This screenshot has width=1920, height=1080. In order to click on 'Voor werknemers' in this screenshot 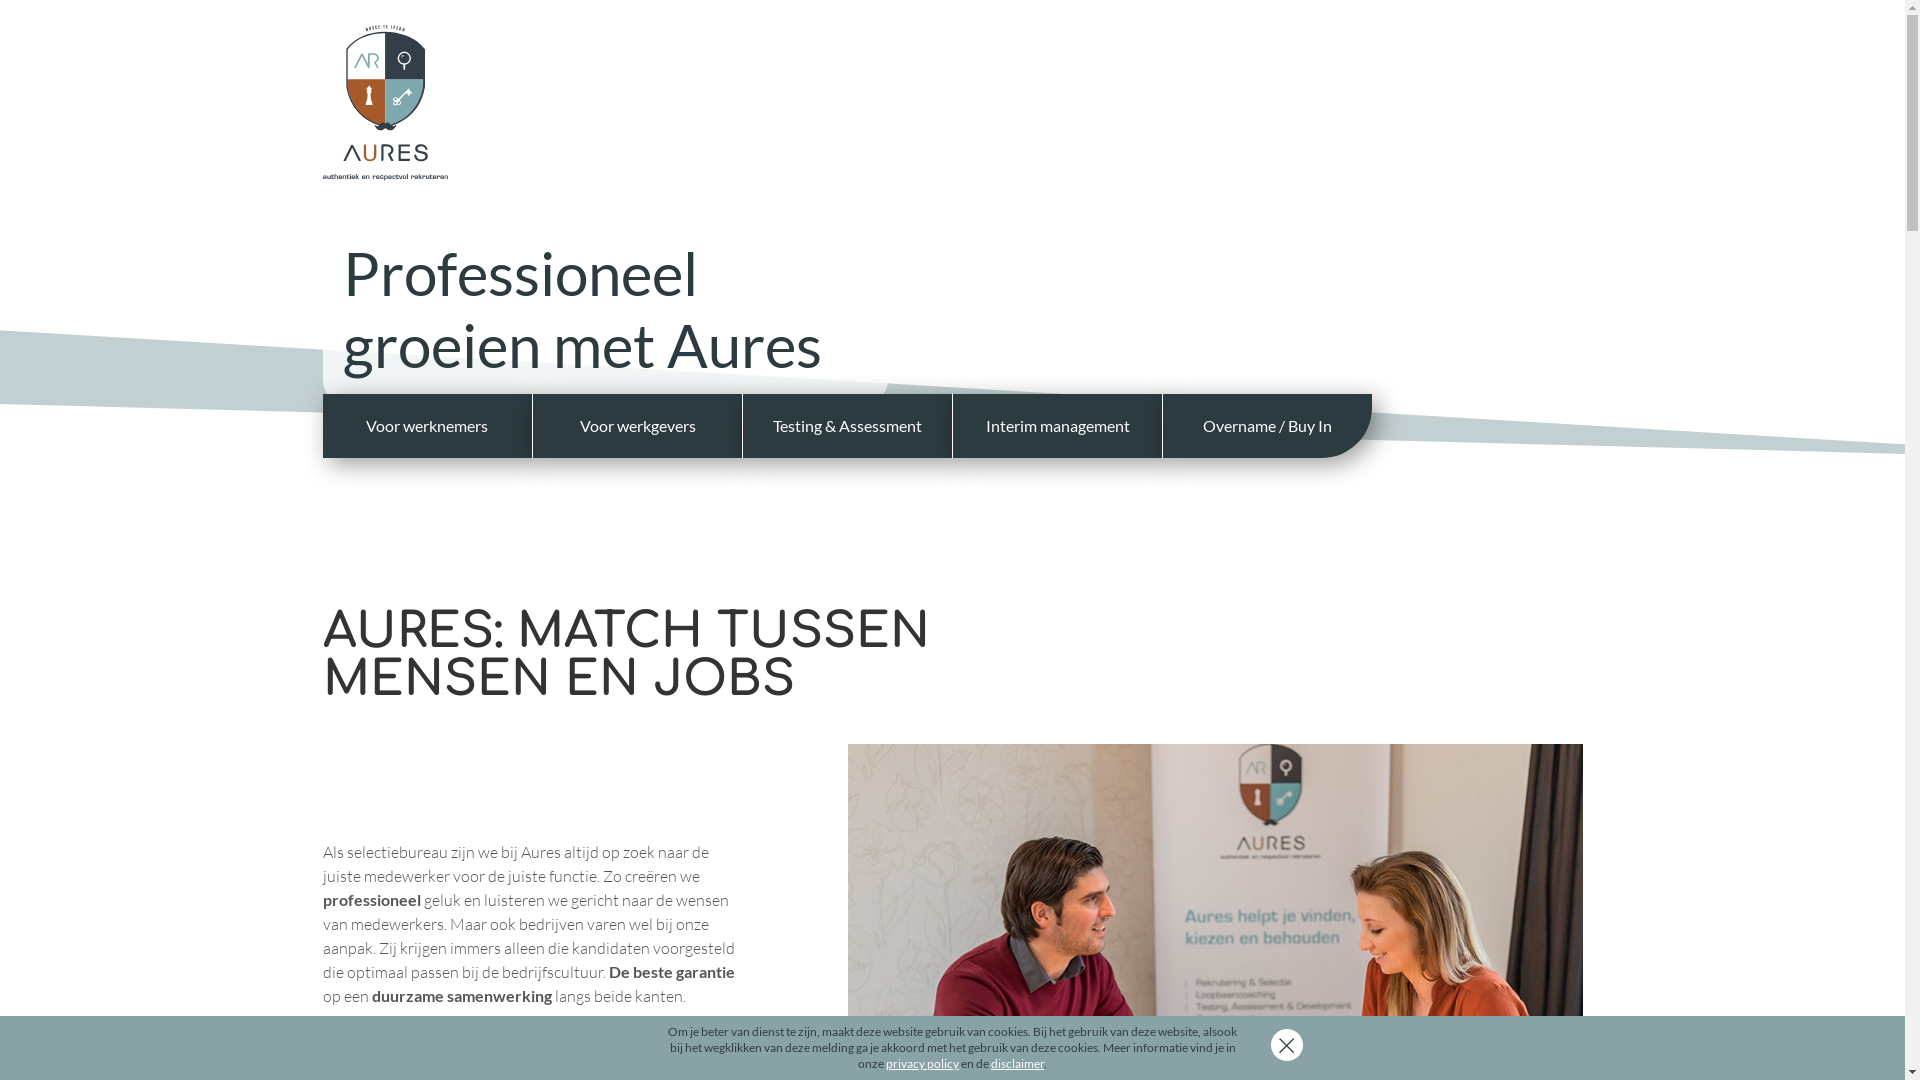, I will do `click(321, 424)`.